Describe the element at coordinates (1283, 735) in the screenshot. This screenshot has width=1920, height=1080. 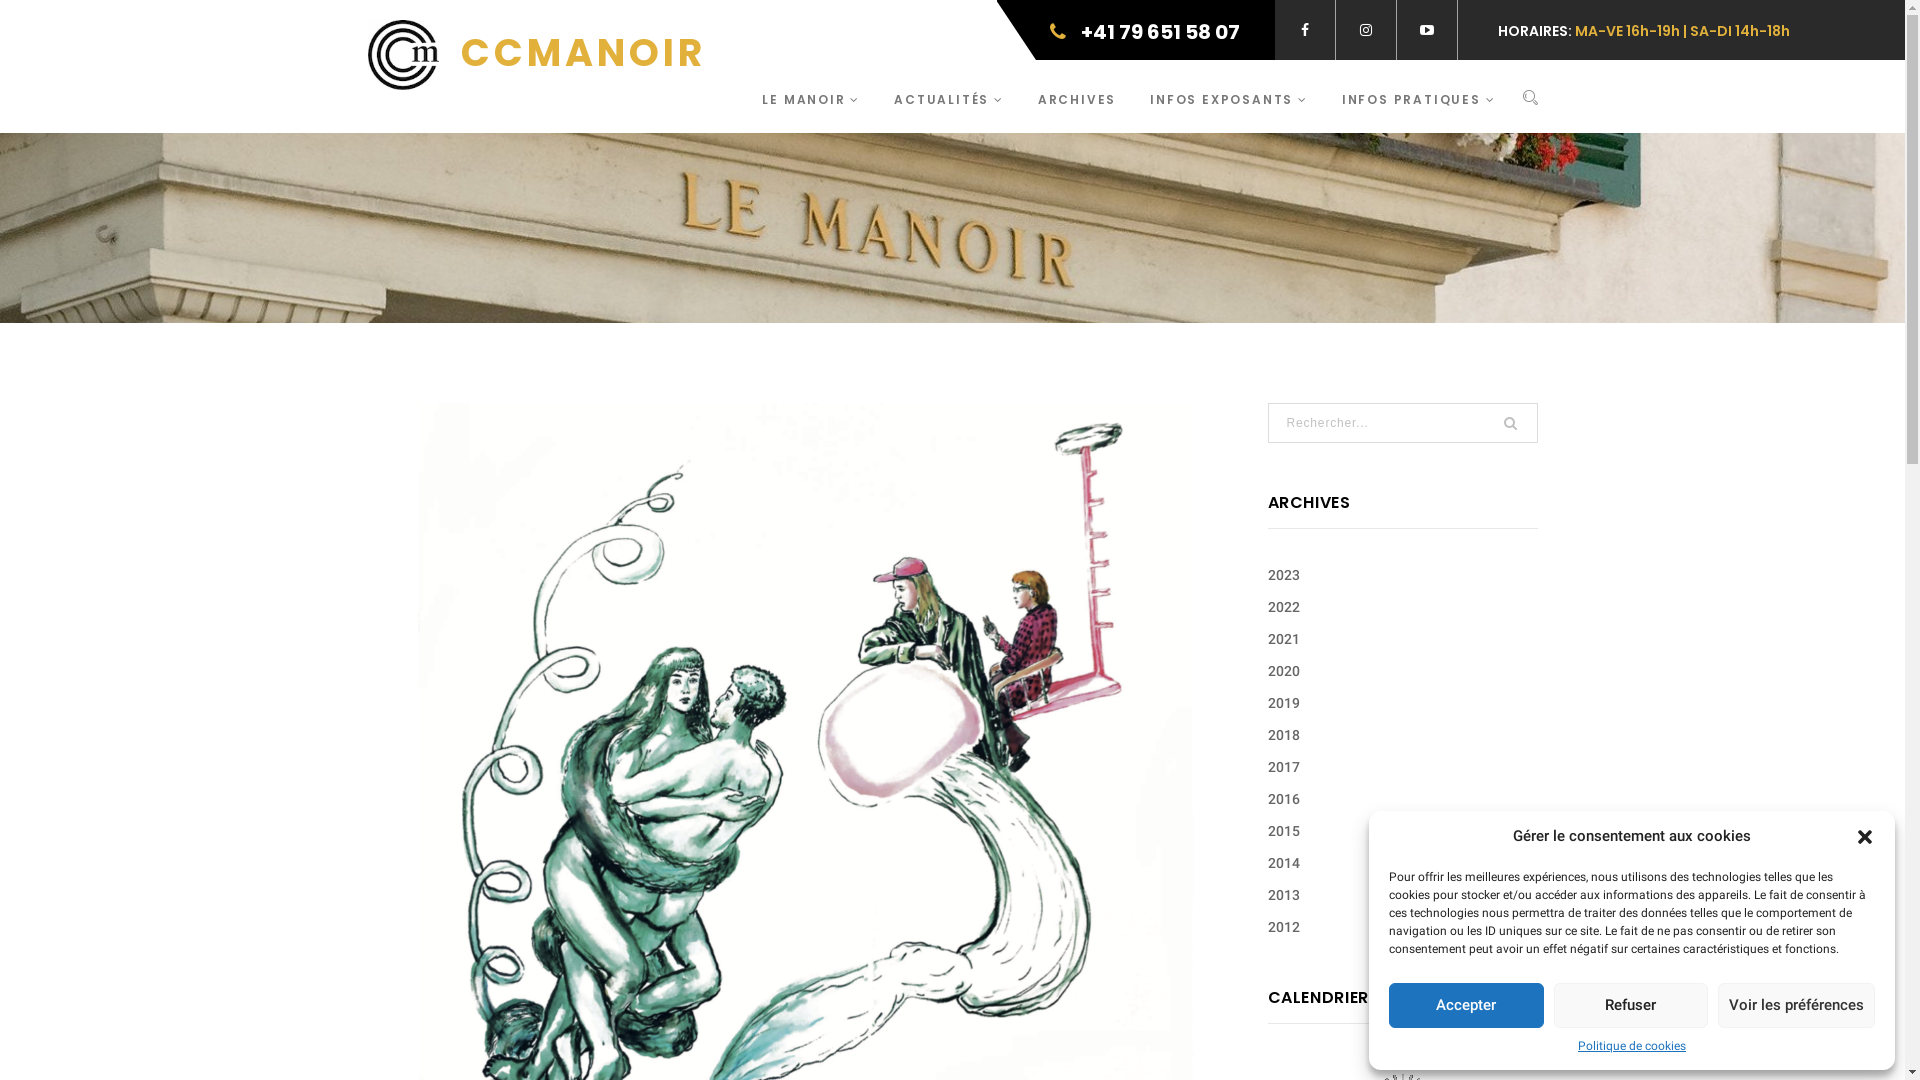
I see `'2018'` at that location.